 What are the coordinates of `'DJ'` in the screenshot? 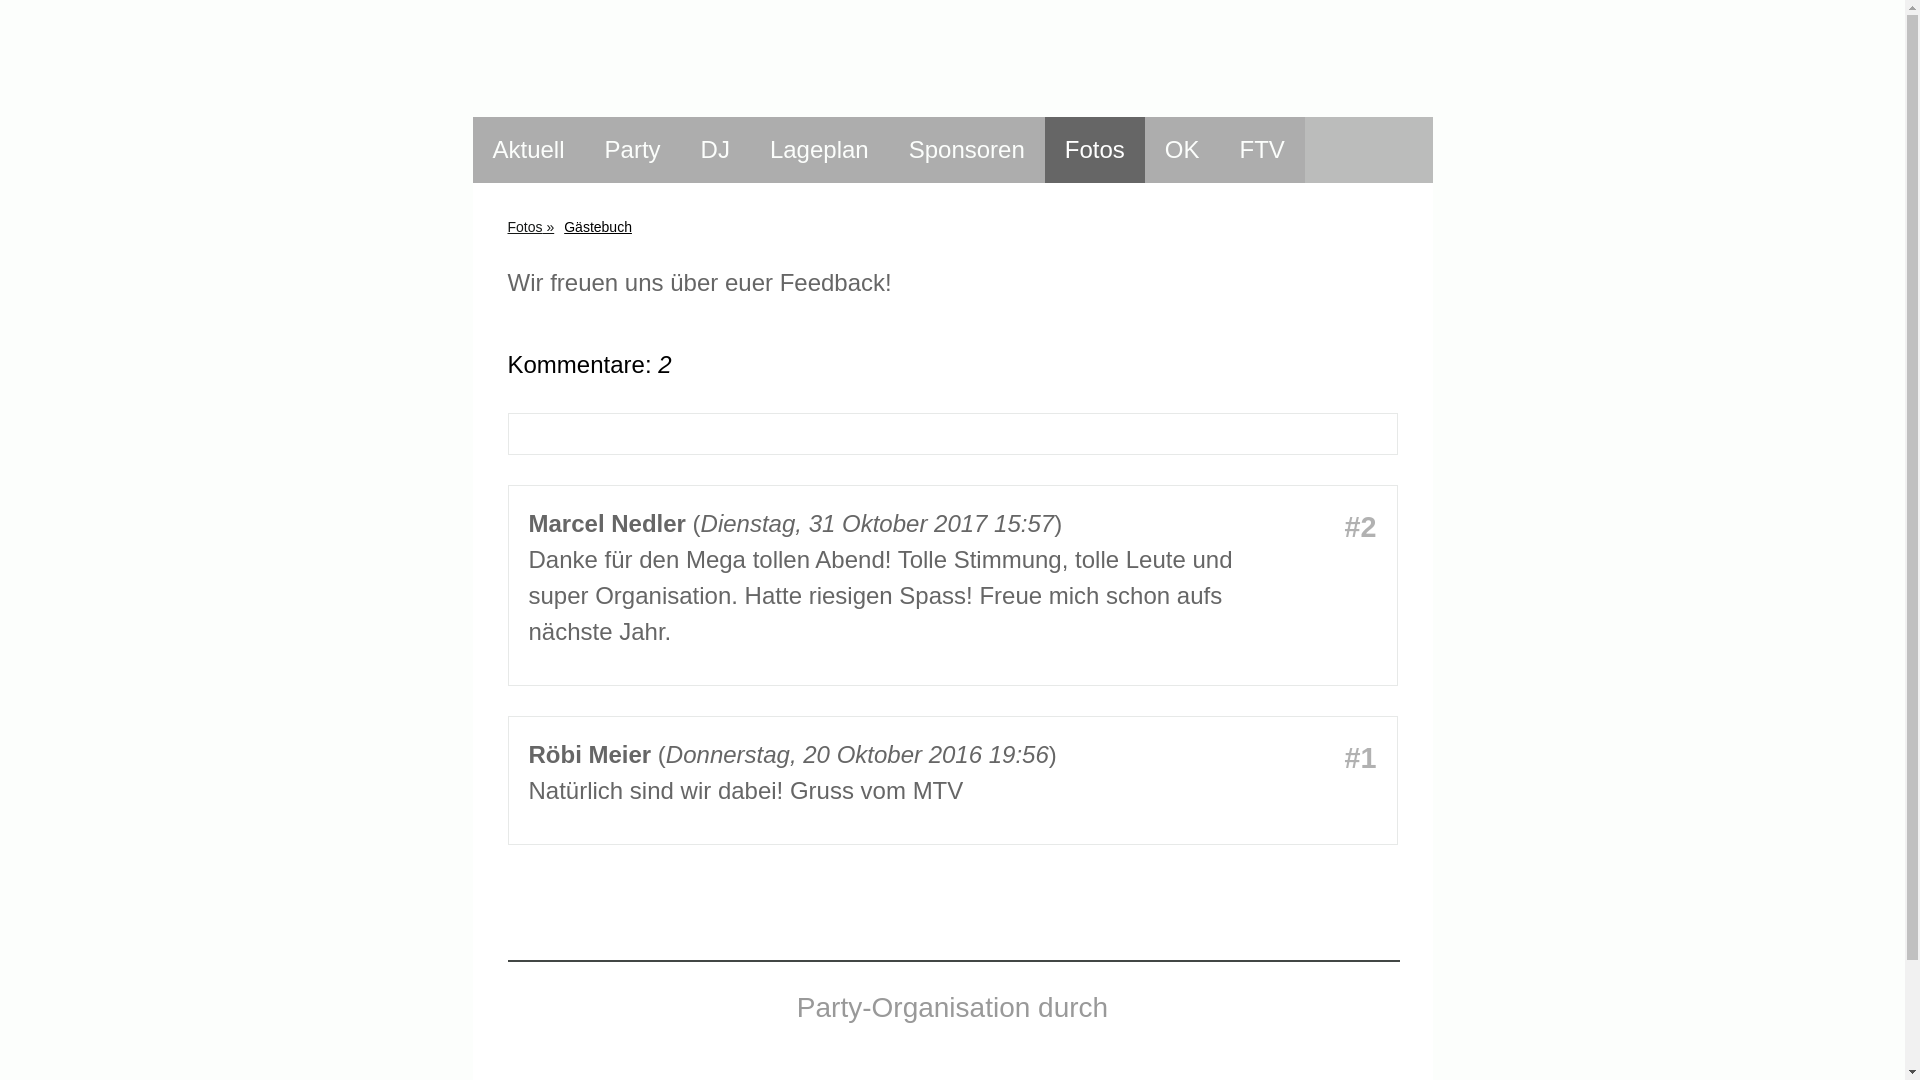 It's located at (715, 149).